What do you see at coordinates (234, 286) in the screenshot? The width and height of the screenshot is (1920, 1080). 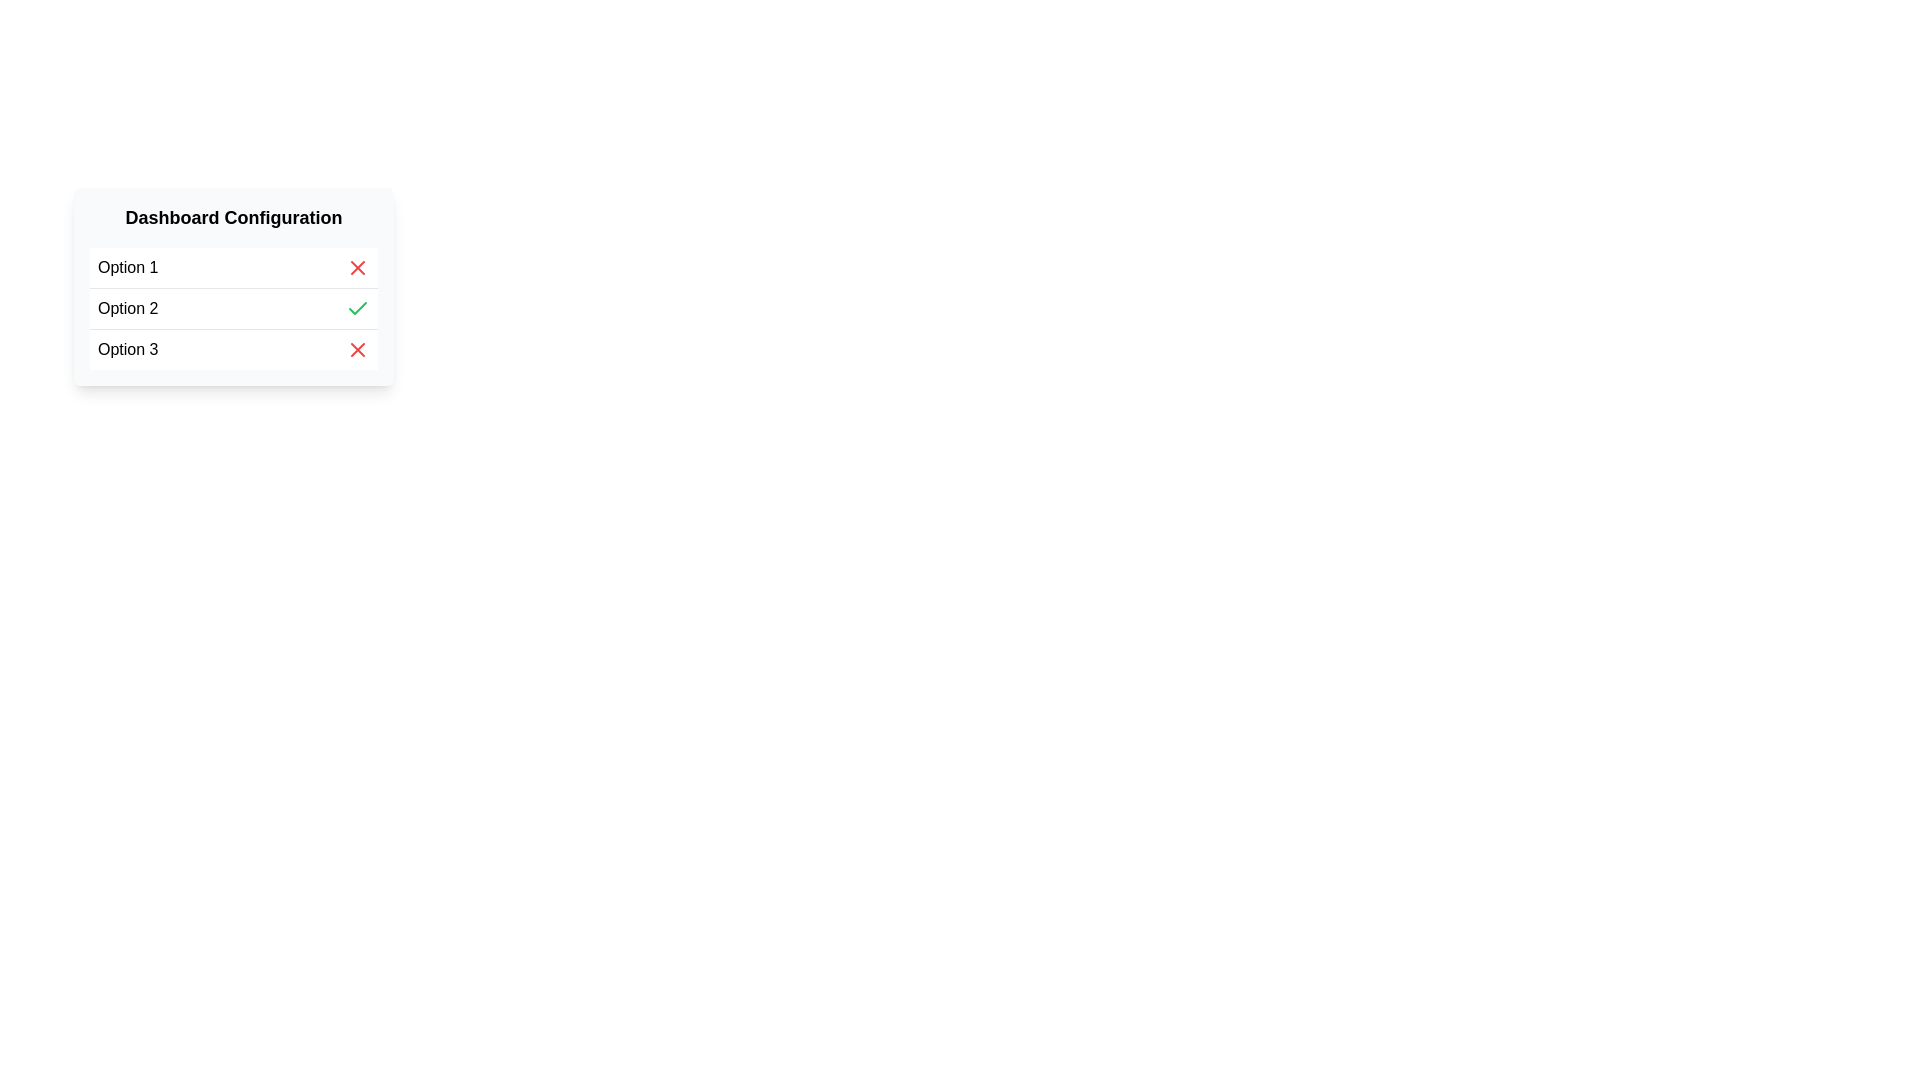 I see `the selectable menu item labeled 'Option 2'` at bounding box center [234, 286].